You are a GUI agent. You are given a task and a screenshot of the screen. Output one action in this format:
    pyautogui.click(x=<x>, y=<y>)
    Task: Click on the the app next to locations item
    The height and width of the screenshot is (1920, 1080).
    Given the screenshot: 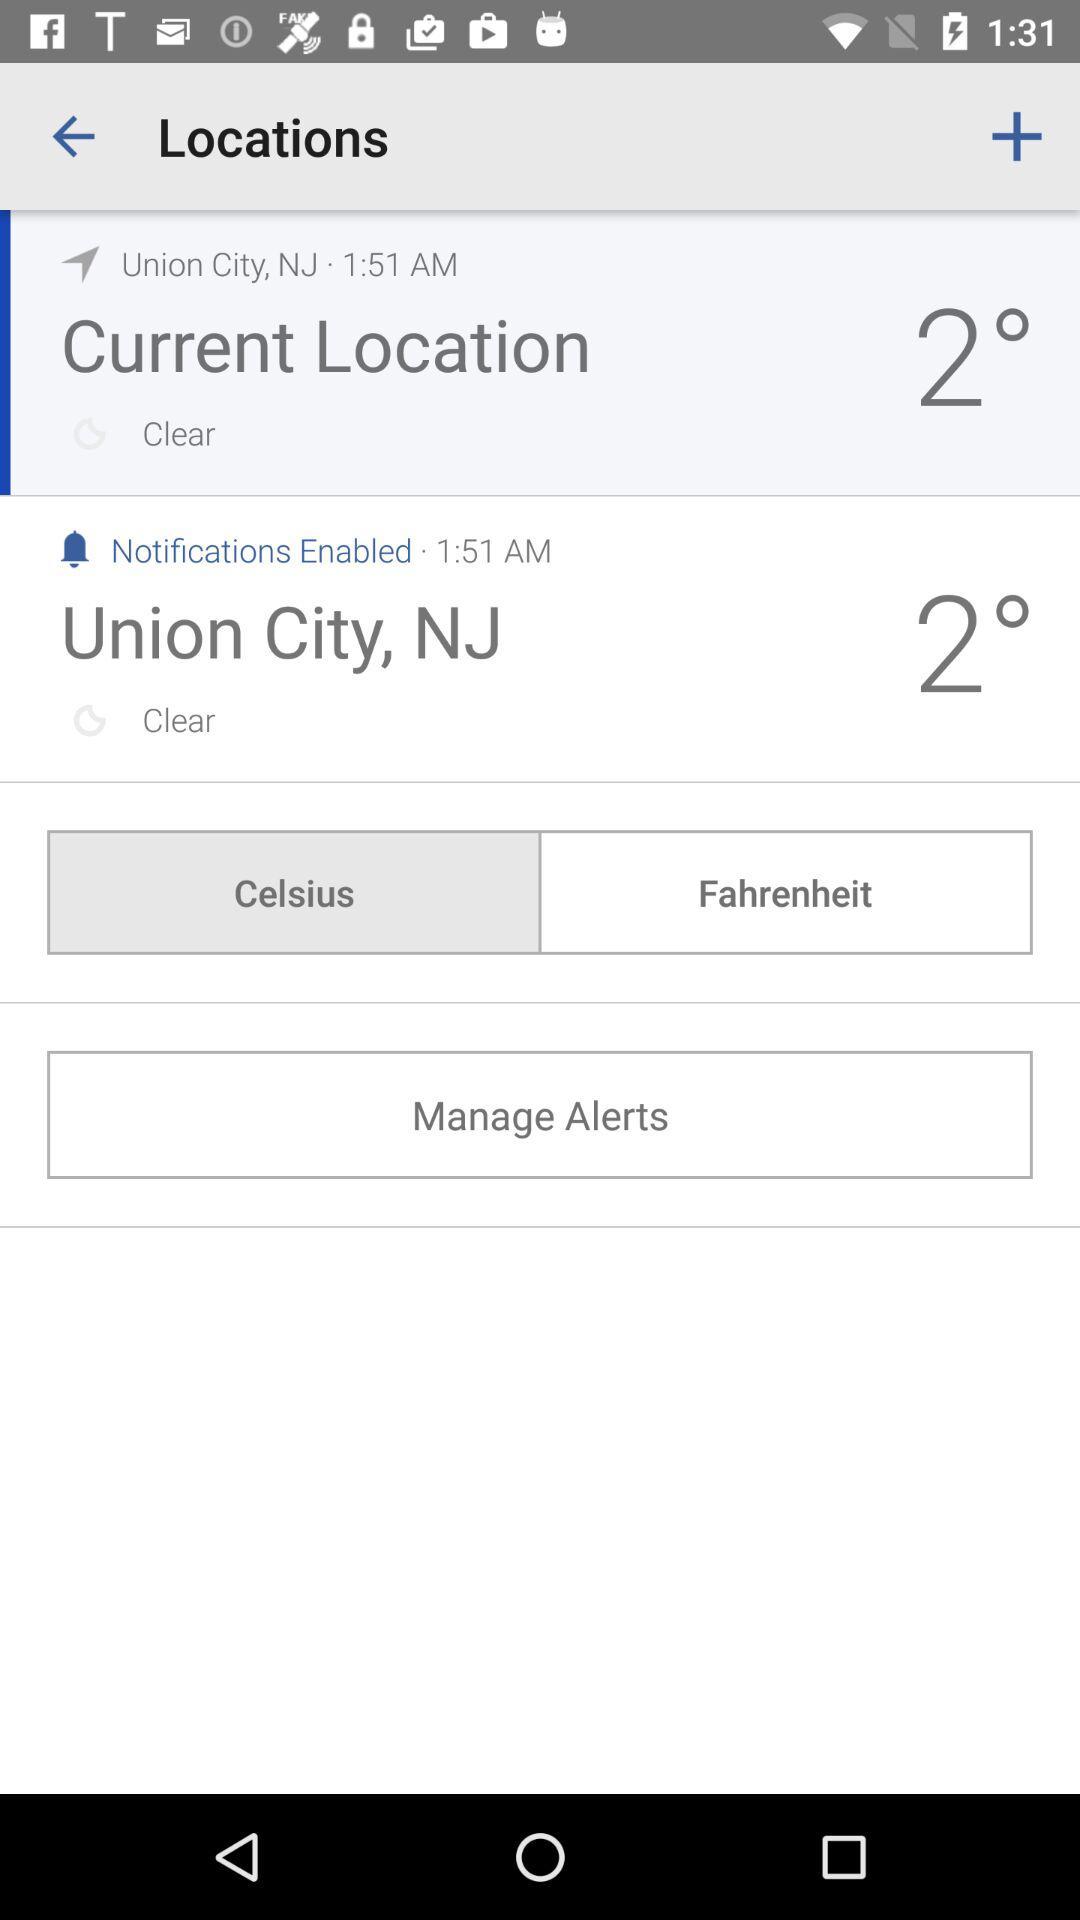 What is the action you would take?
    pyautogui.click(x=1017, y=135)
    